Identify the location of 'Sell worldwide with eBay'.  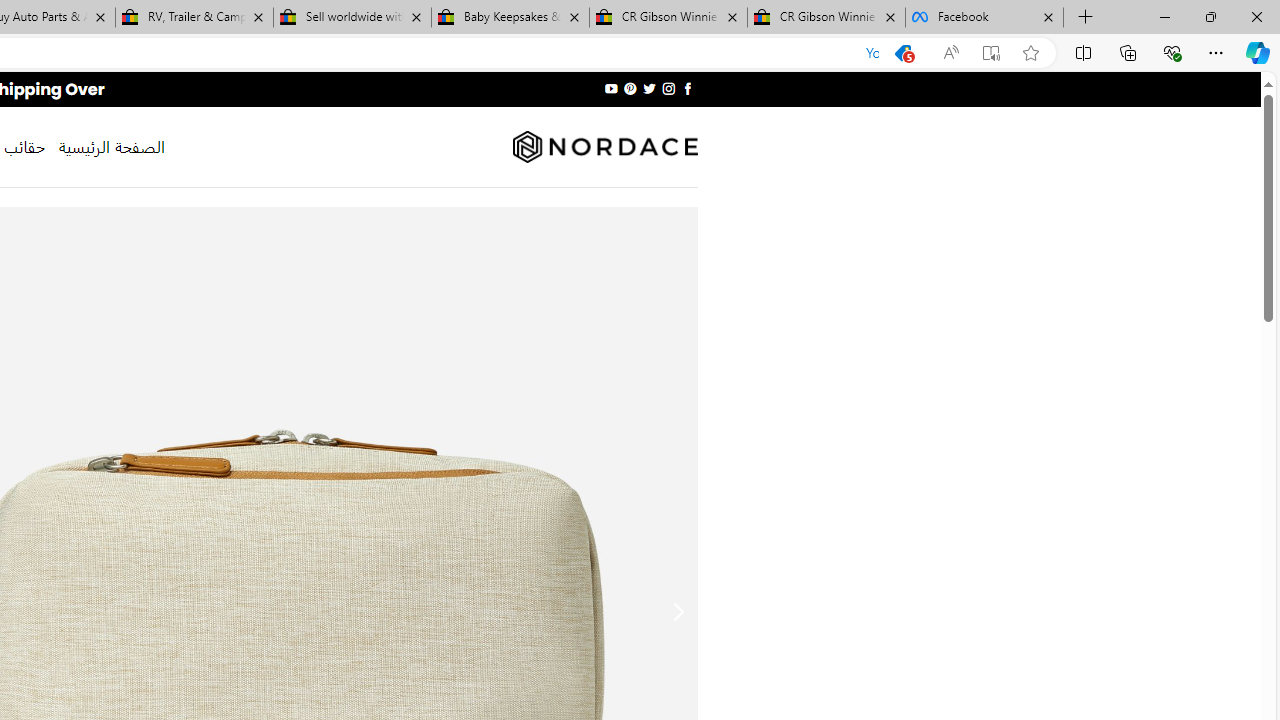
(352, 17).